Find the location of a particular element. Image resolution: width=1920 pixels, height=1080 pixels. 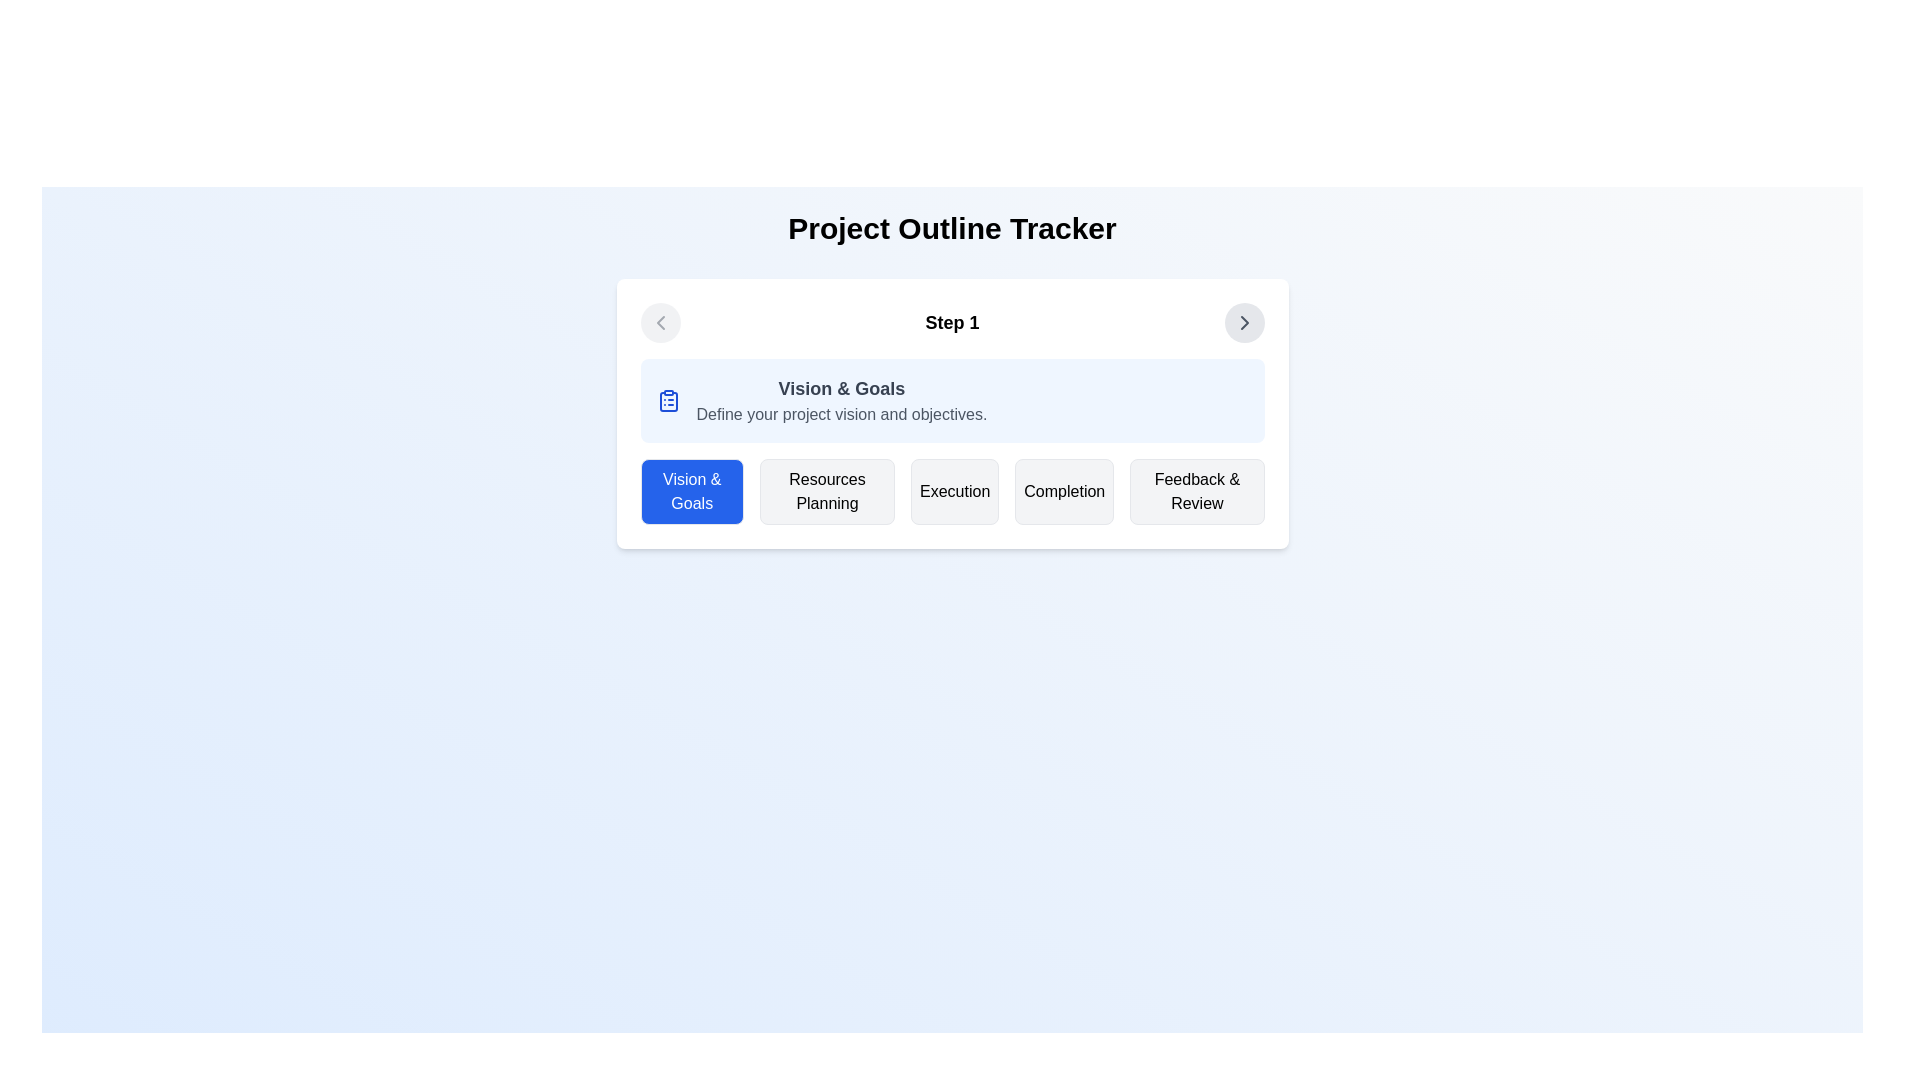

the text element containing 'Define your project vision and objectives.' which is located beneath the heading 'Vision & Goals' is located at coordinates (841, 414).